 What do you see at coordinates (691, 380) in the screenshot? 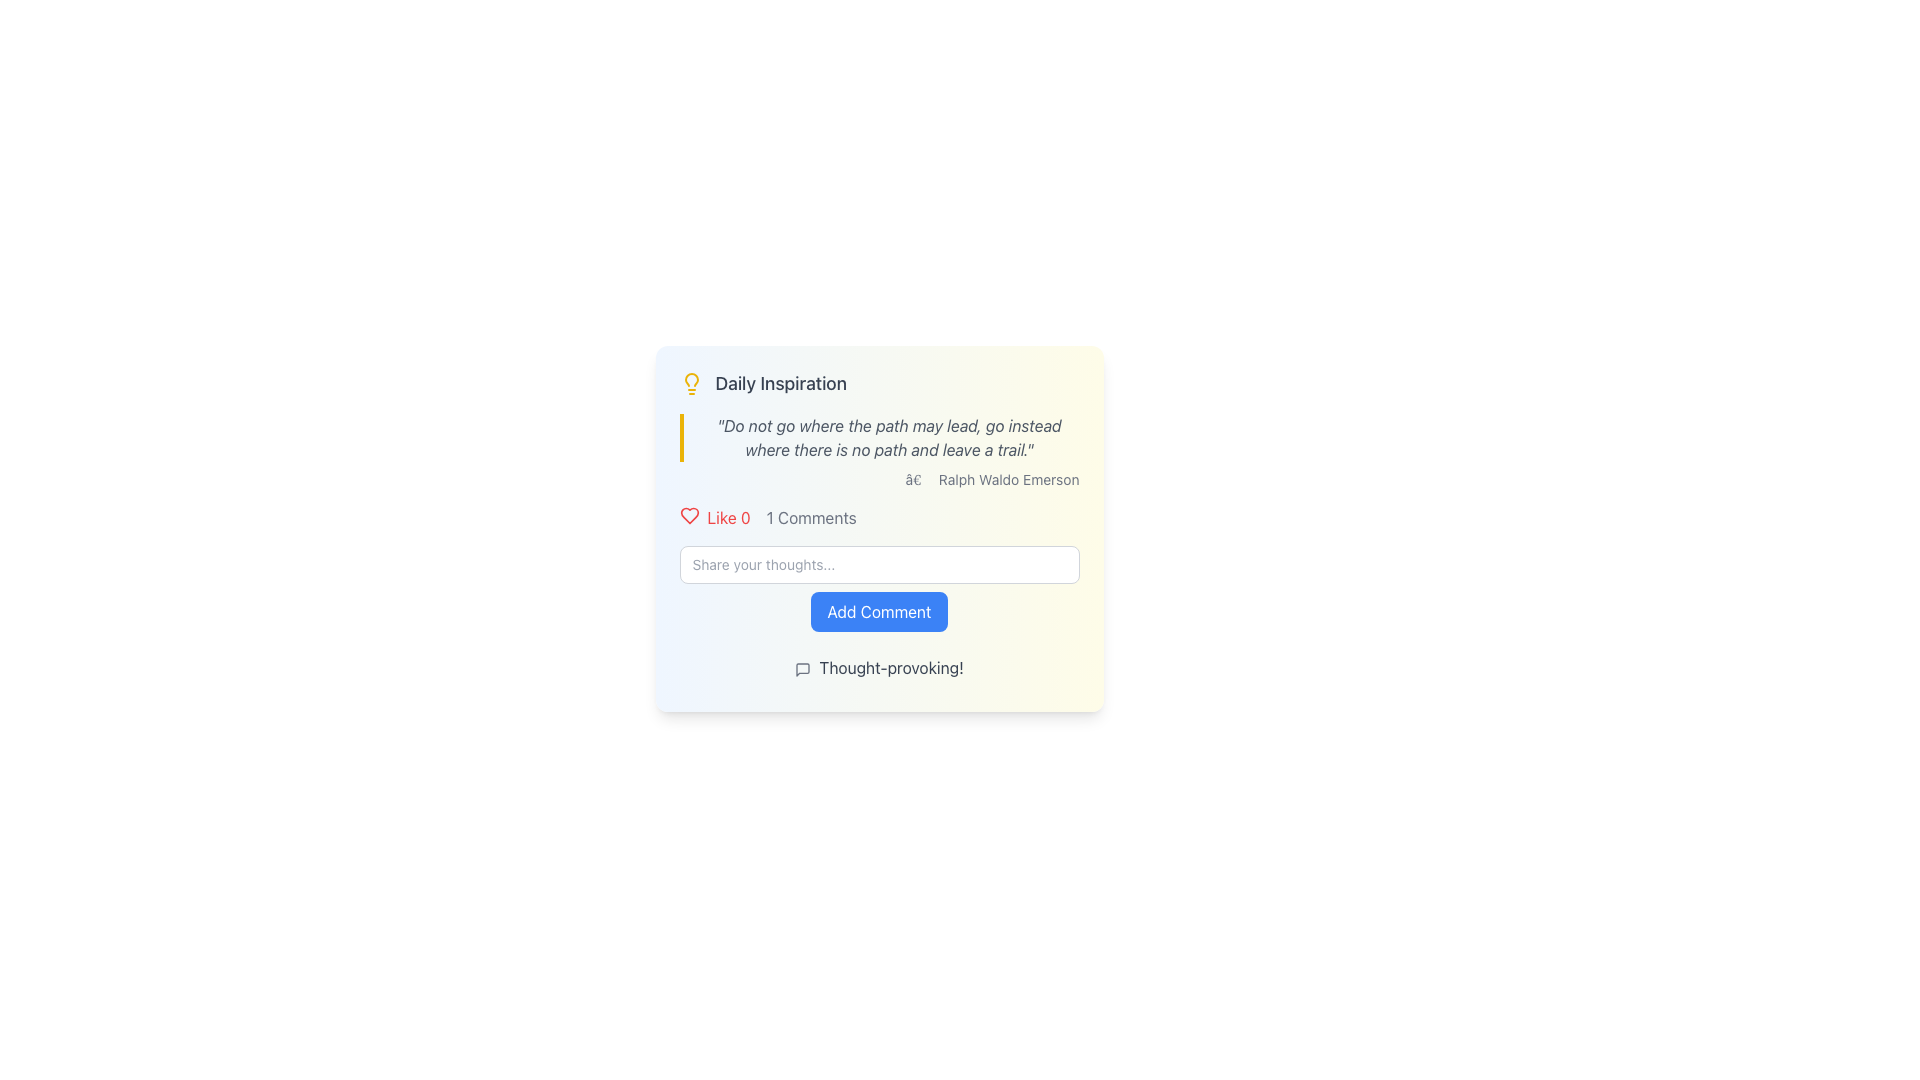
I see `the upper part of the lightbulb icon representing the filament area in the SVG element located to the left of the 'Daily Inspiration' title` at bounding box center [691, 380].